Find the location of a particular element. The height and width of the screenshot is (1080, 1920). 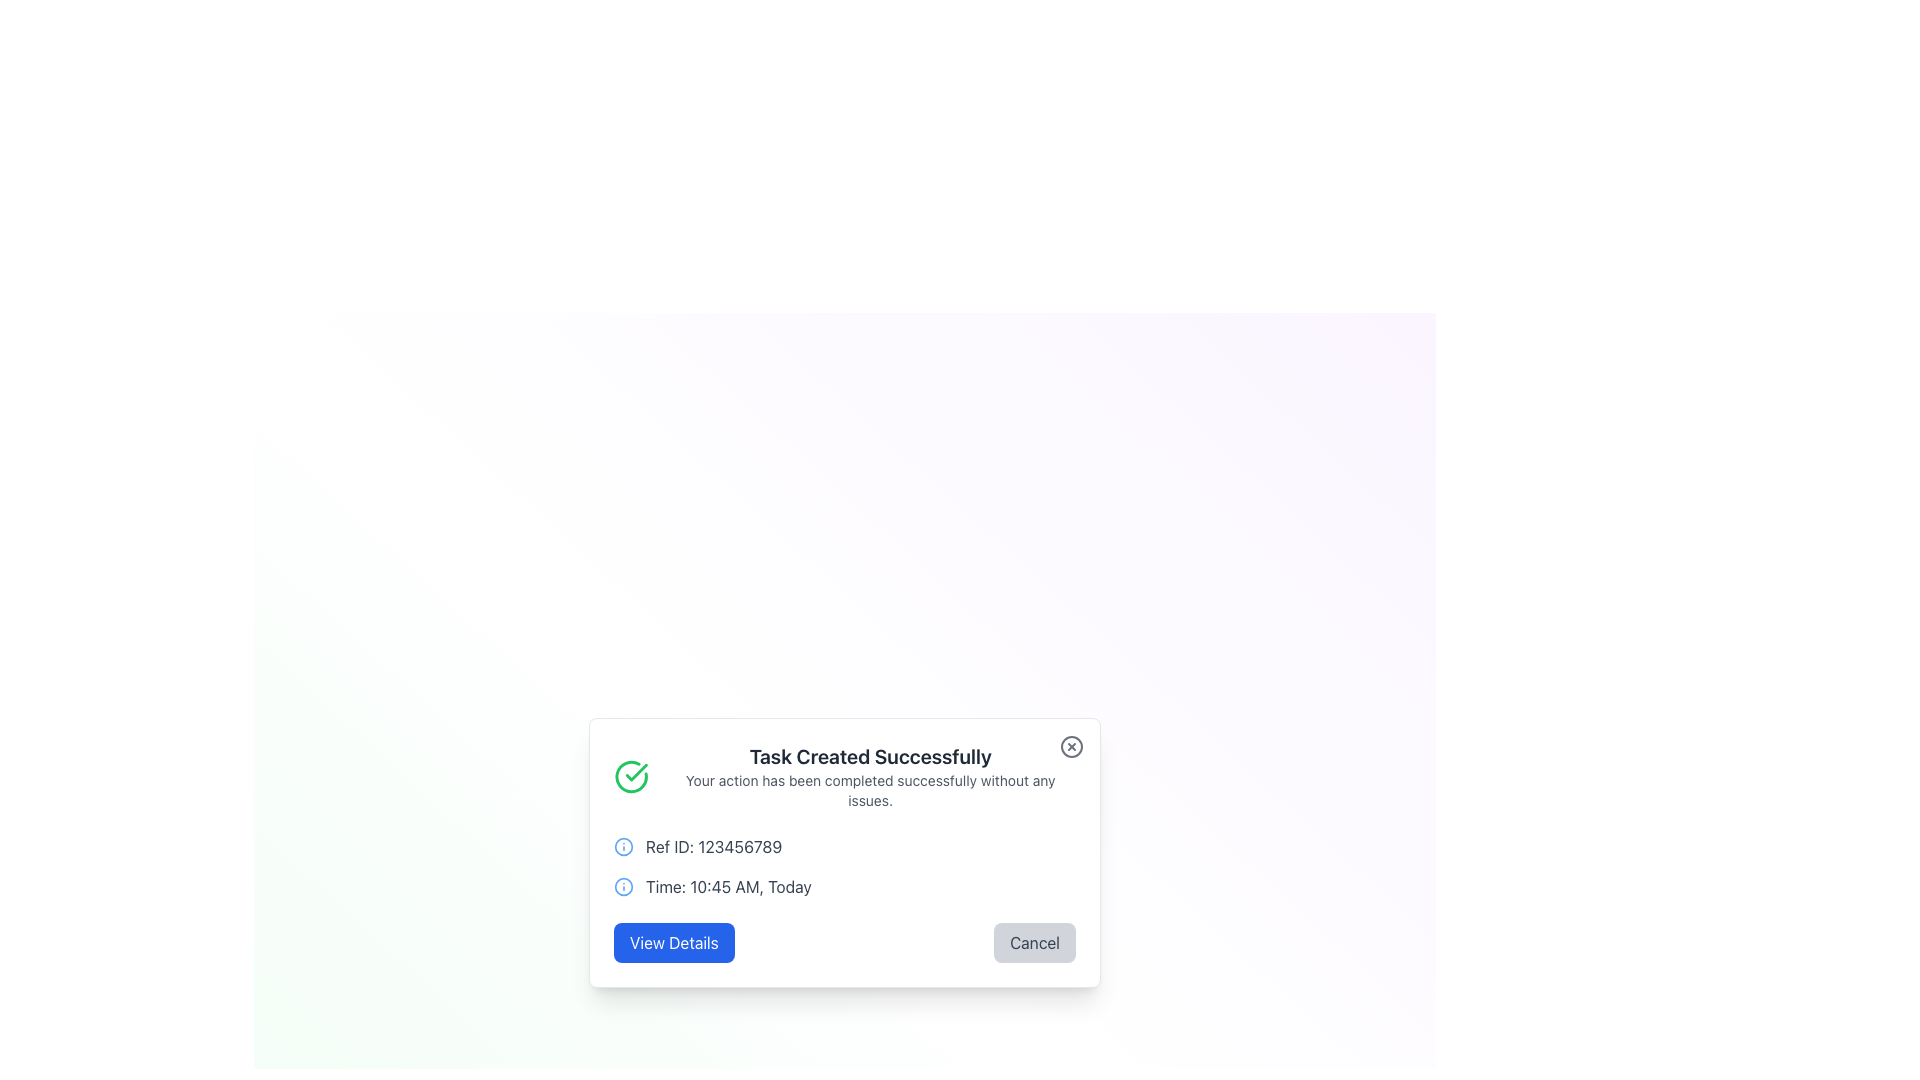

the blue circular component of the SVG information icon located in the modal box displaying a success message is located at coordinates (623, 847).